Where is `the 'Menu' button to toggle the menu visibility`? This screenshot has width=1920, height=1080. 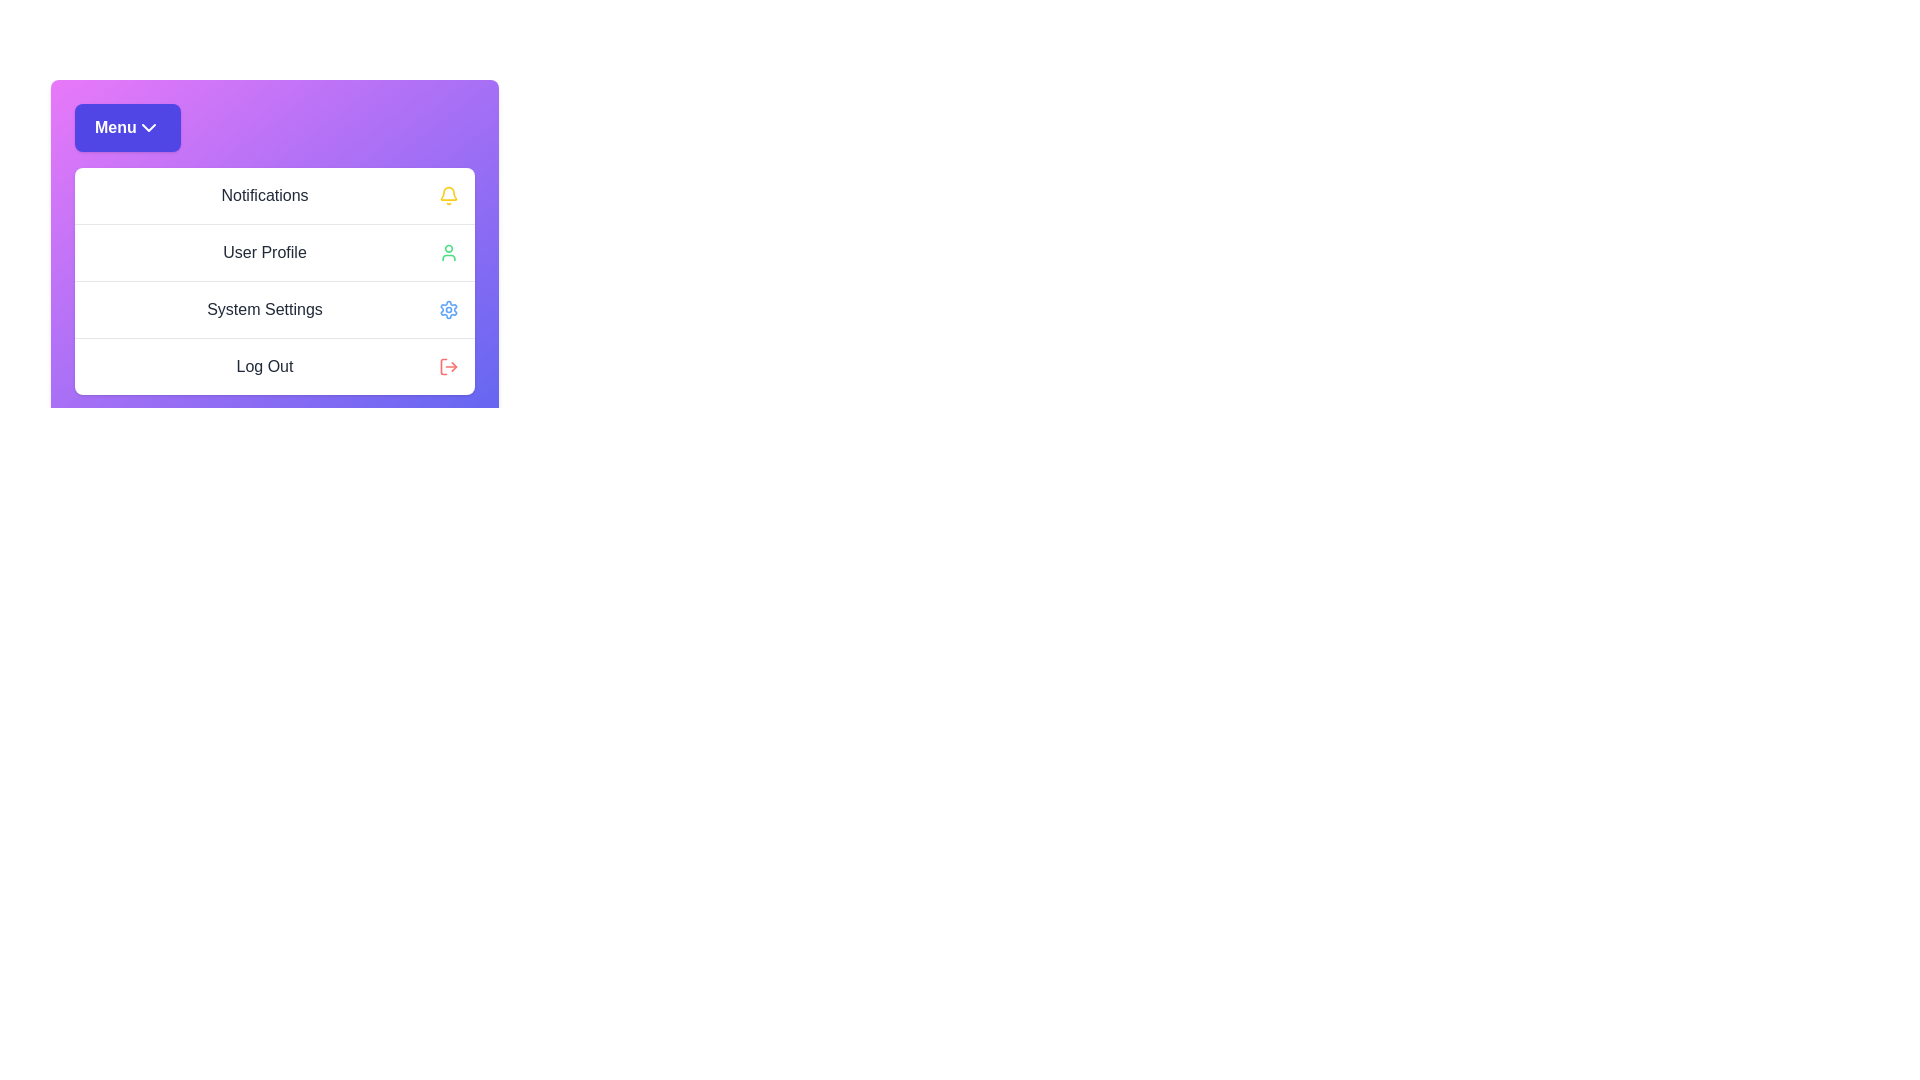
the 'Menu' button to toggle the menu visibility is located at coordinates (125, 127).